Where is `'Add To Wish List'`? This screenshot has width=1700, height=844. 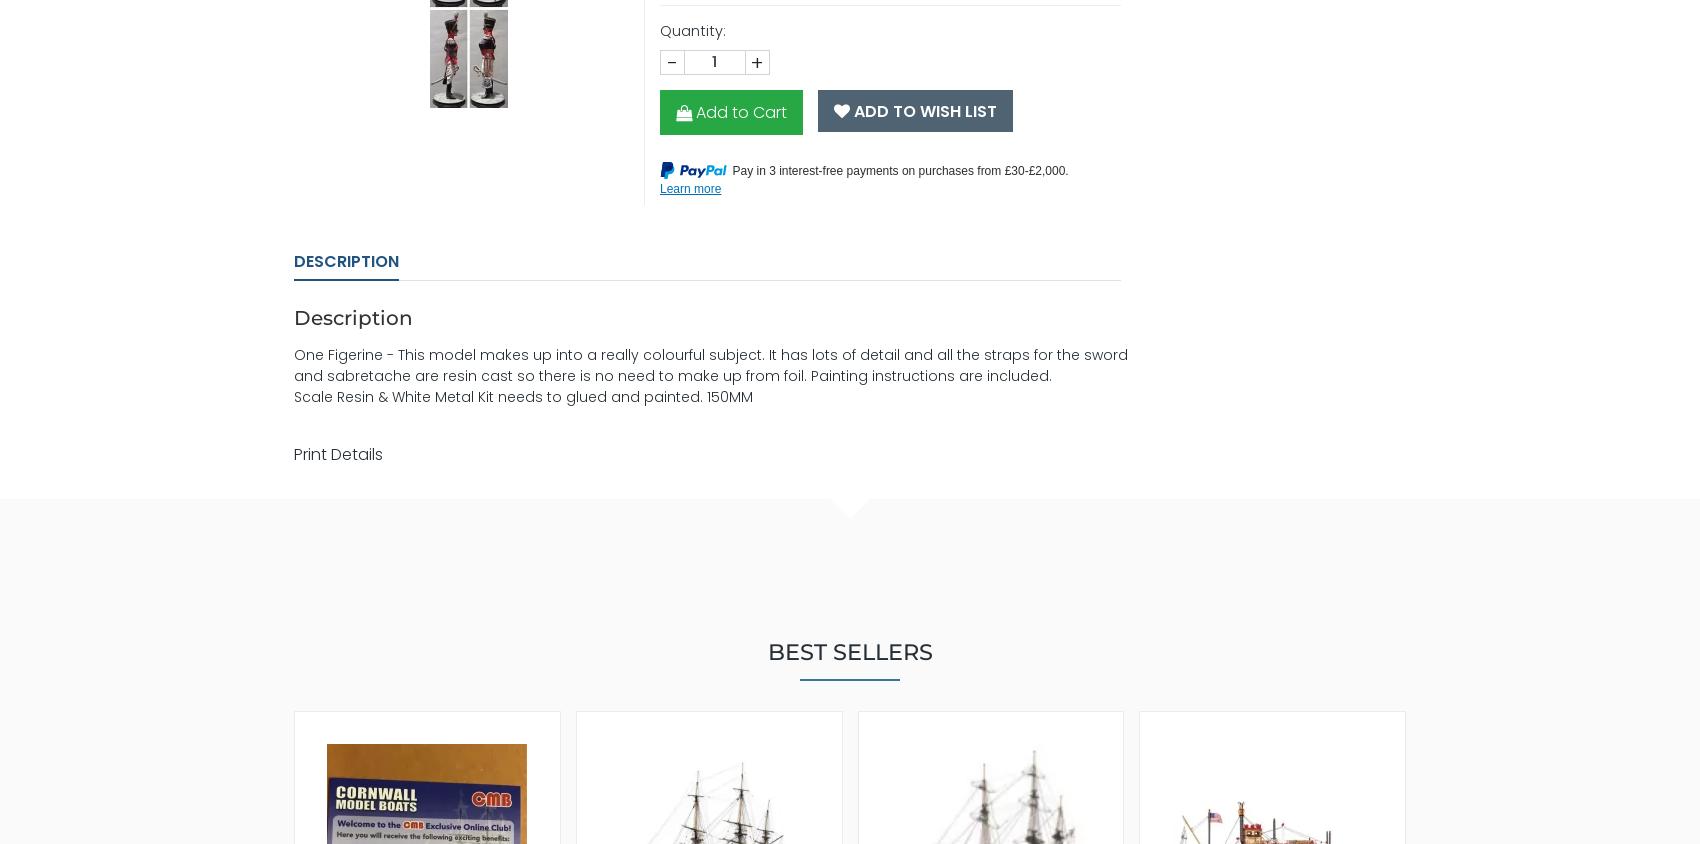
'Add To Wish List' is located at coordinates (847, 111).